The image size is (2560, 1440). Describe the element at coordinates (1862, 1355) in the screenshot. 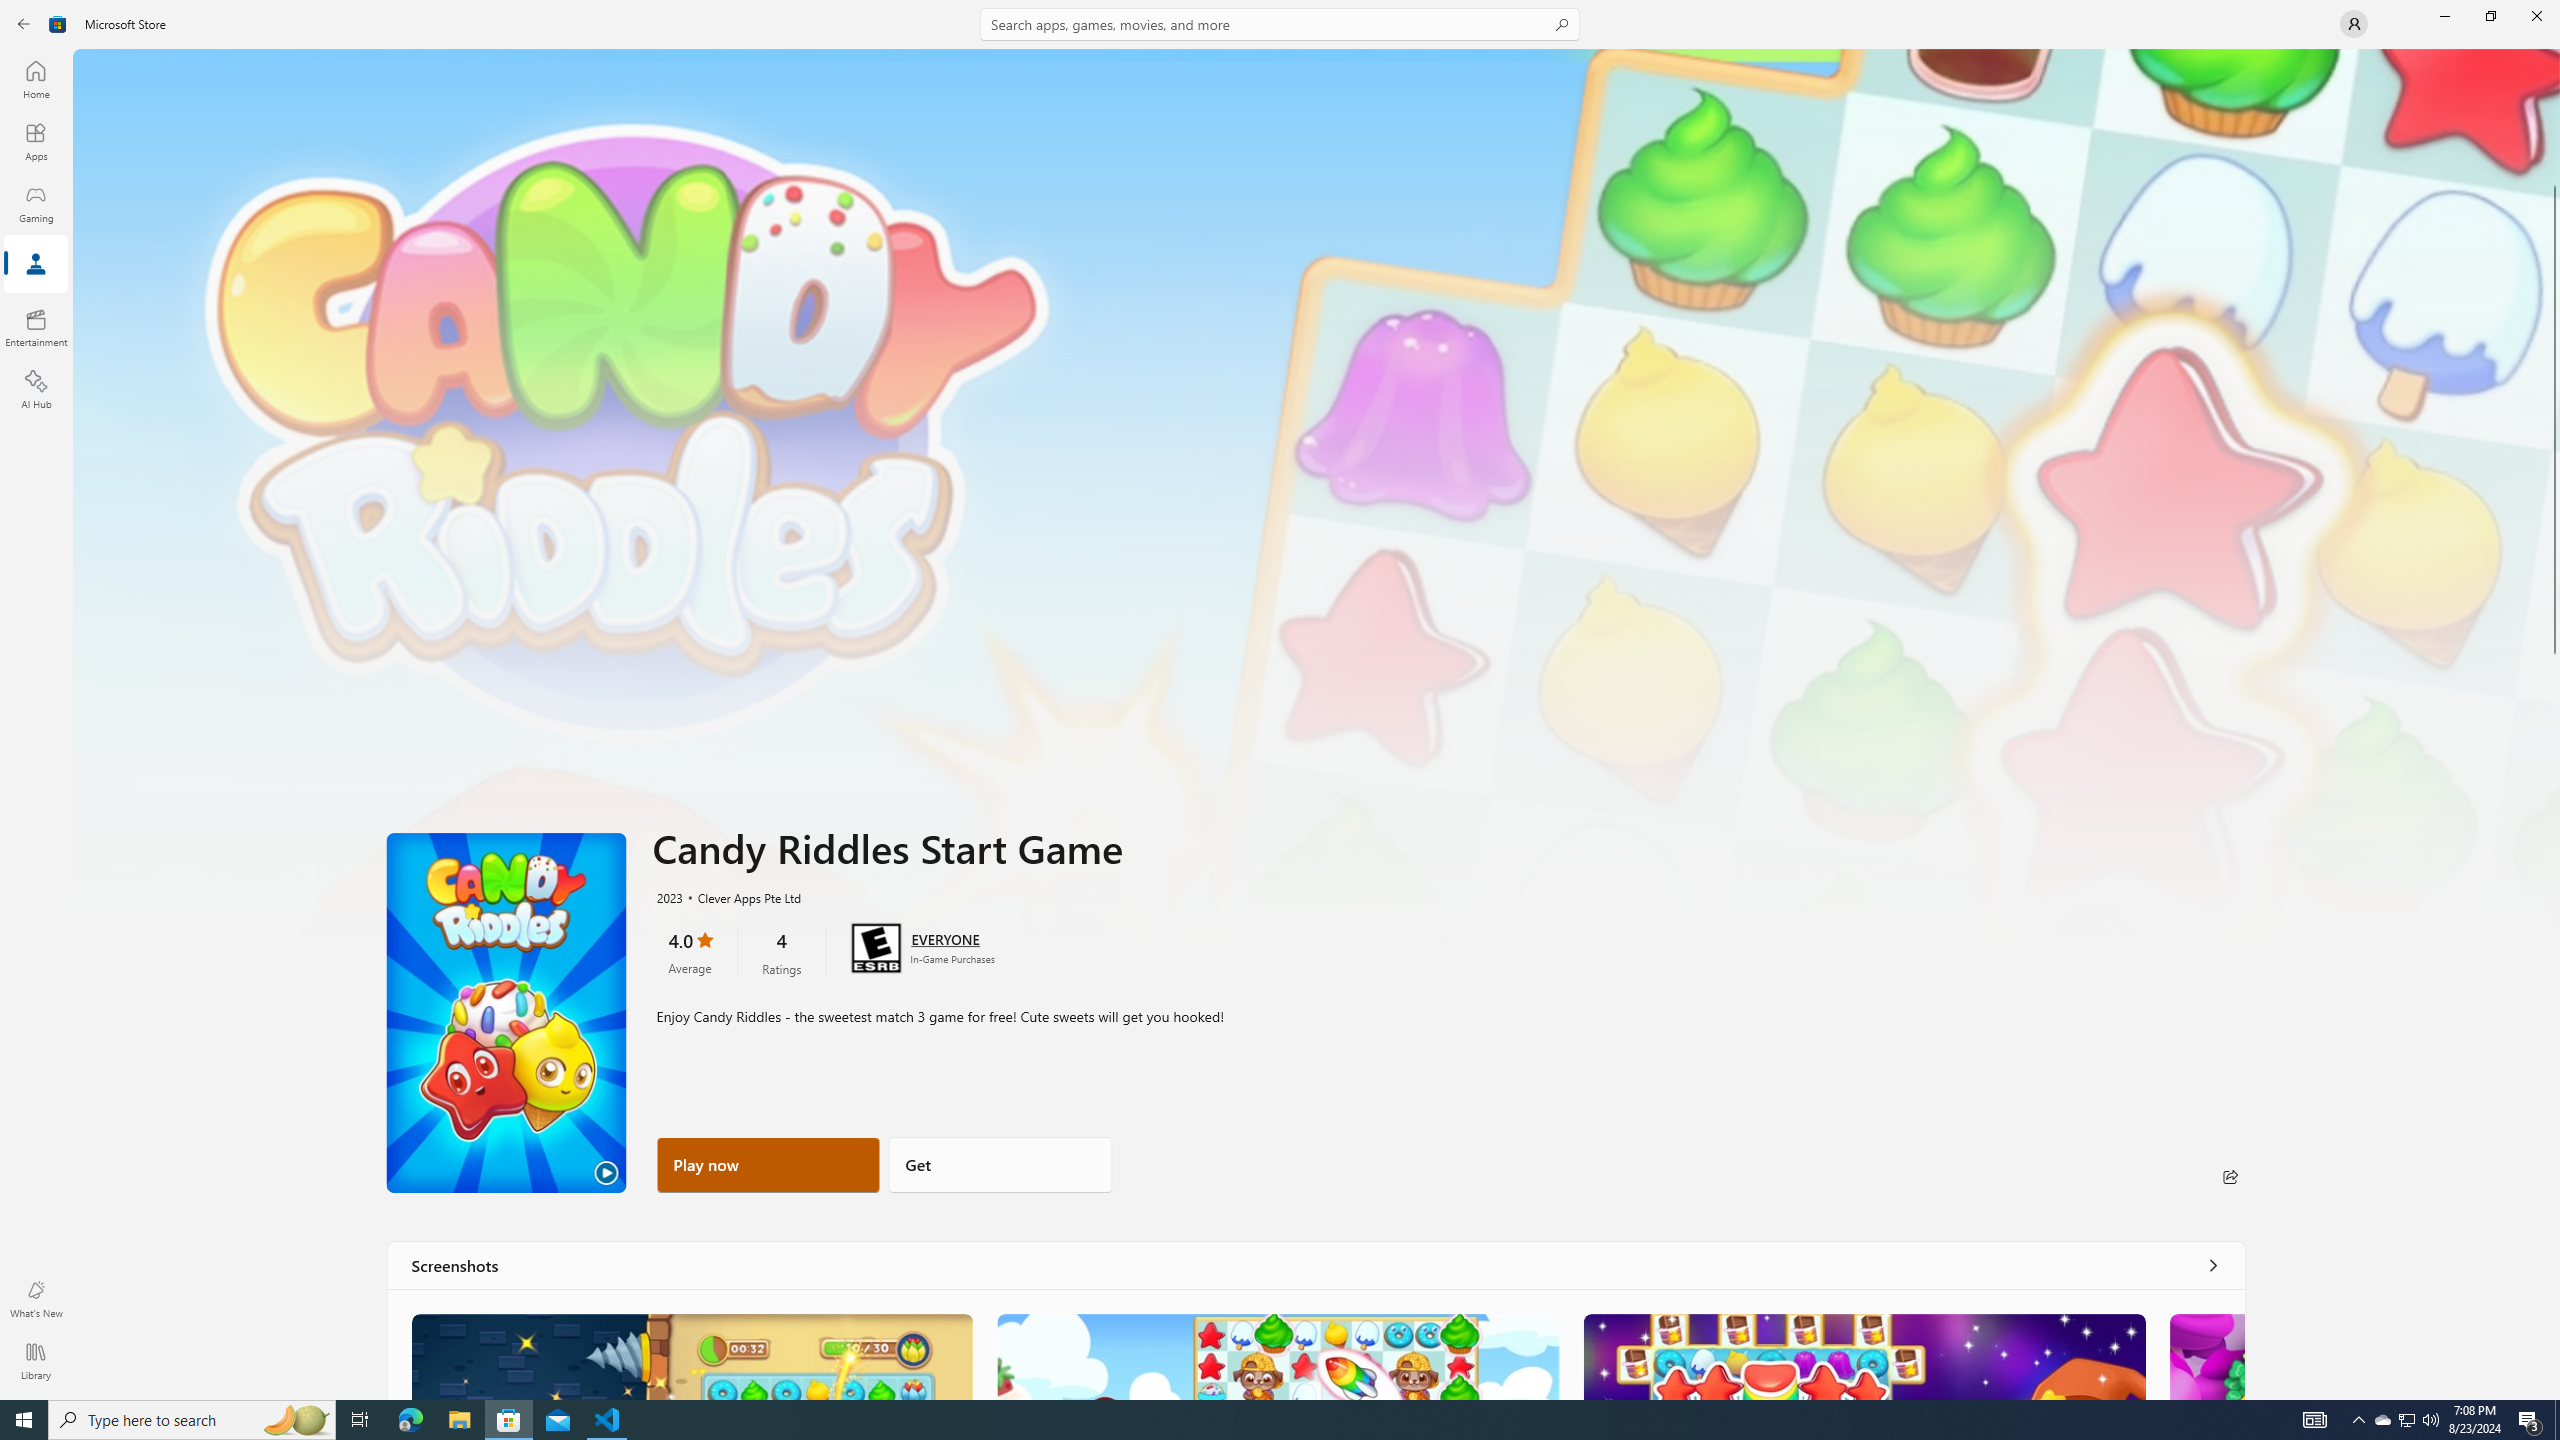

I see `'Screenshot 3'` at that location.